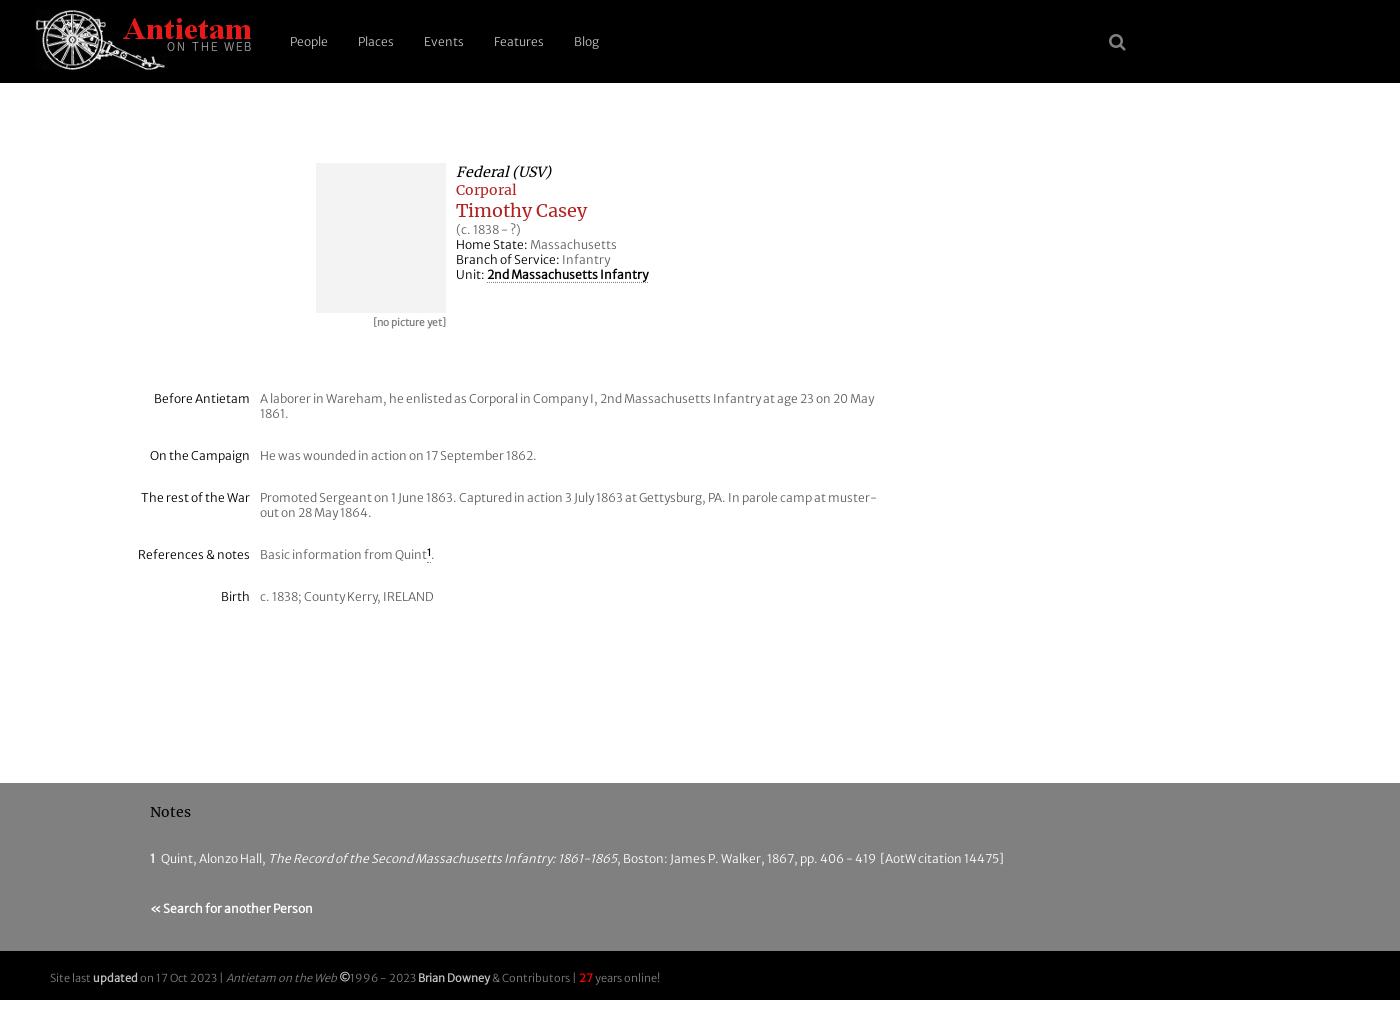  Describe the element at coordinates (574, 40) in the screenshot. I see `'Blog'` at that location.